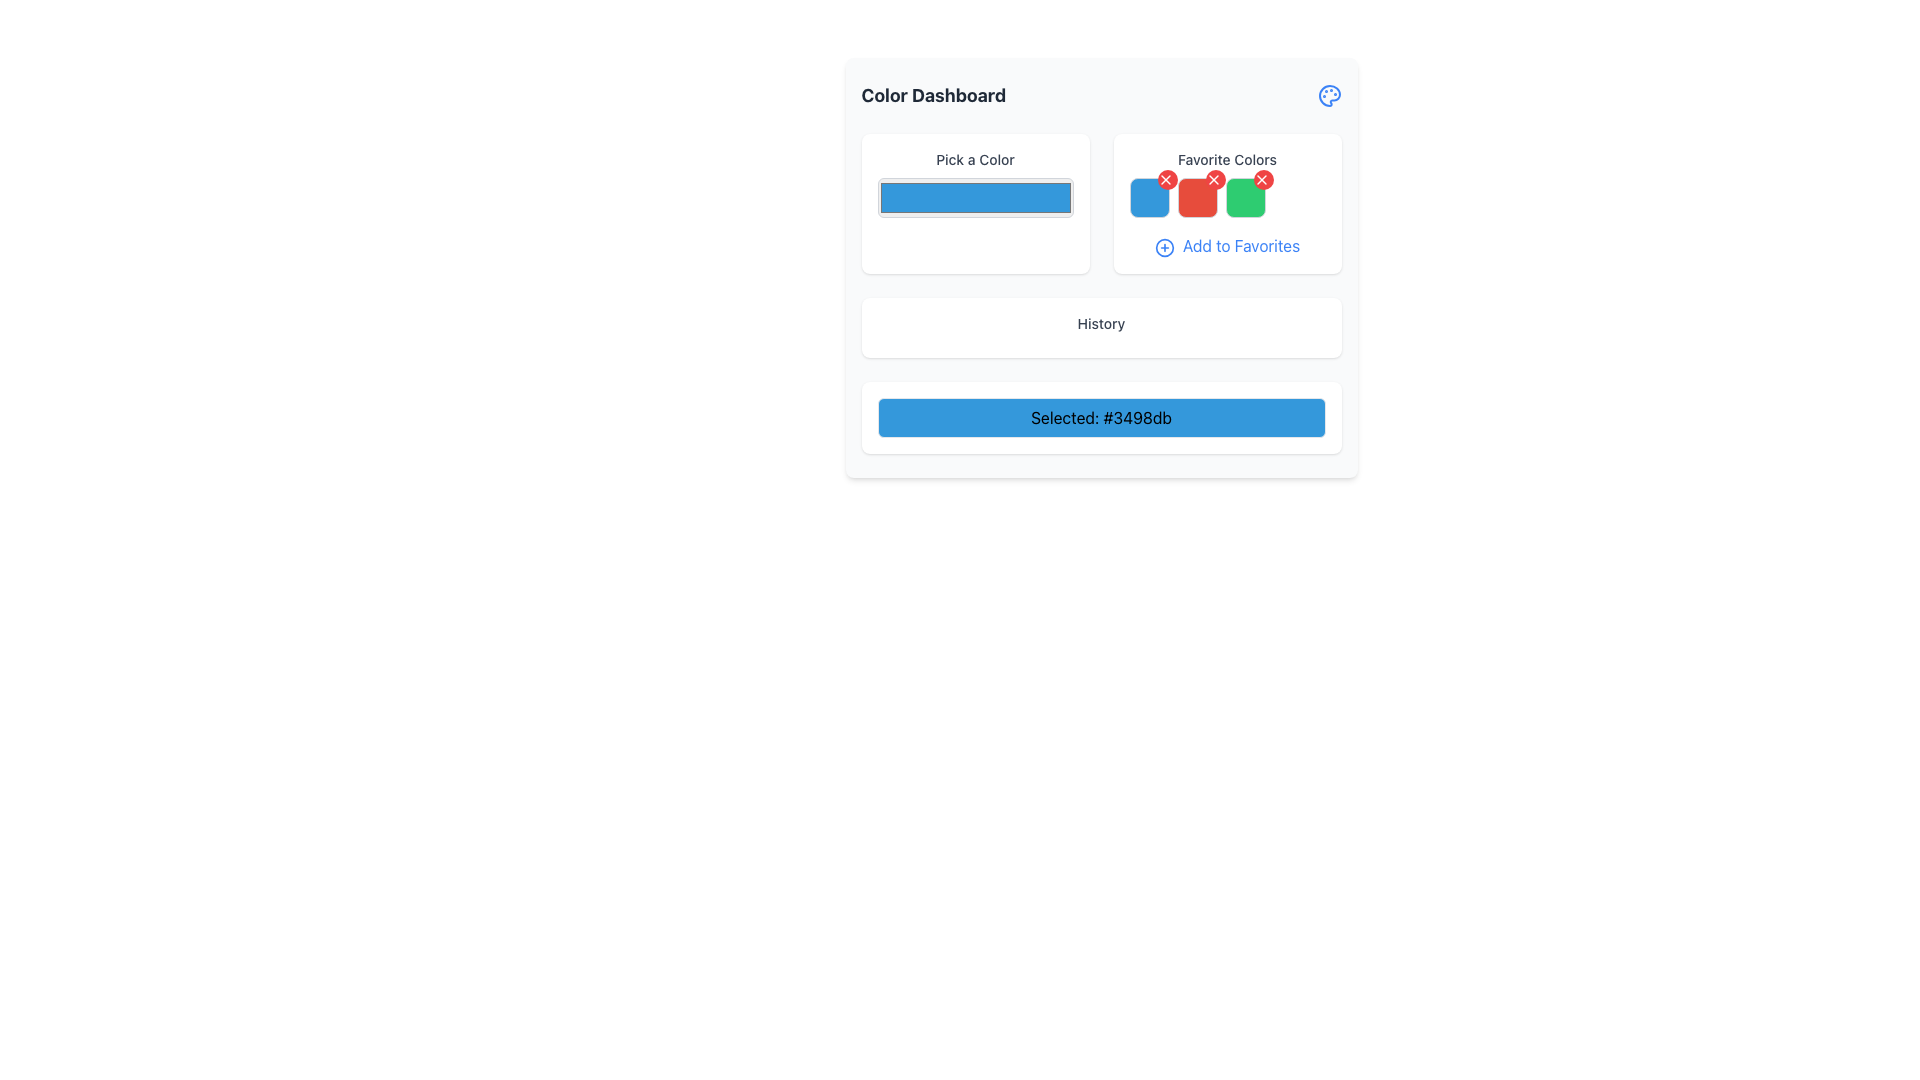 The width and height of the screenshot is (1920, 1080). I want to click on the clickable label with an icon located at the bottom of the 'Favorite Colors' panel, so click(1226, 245).